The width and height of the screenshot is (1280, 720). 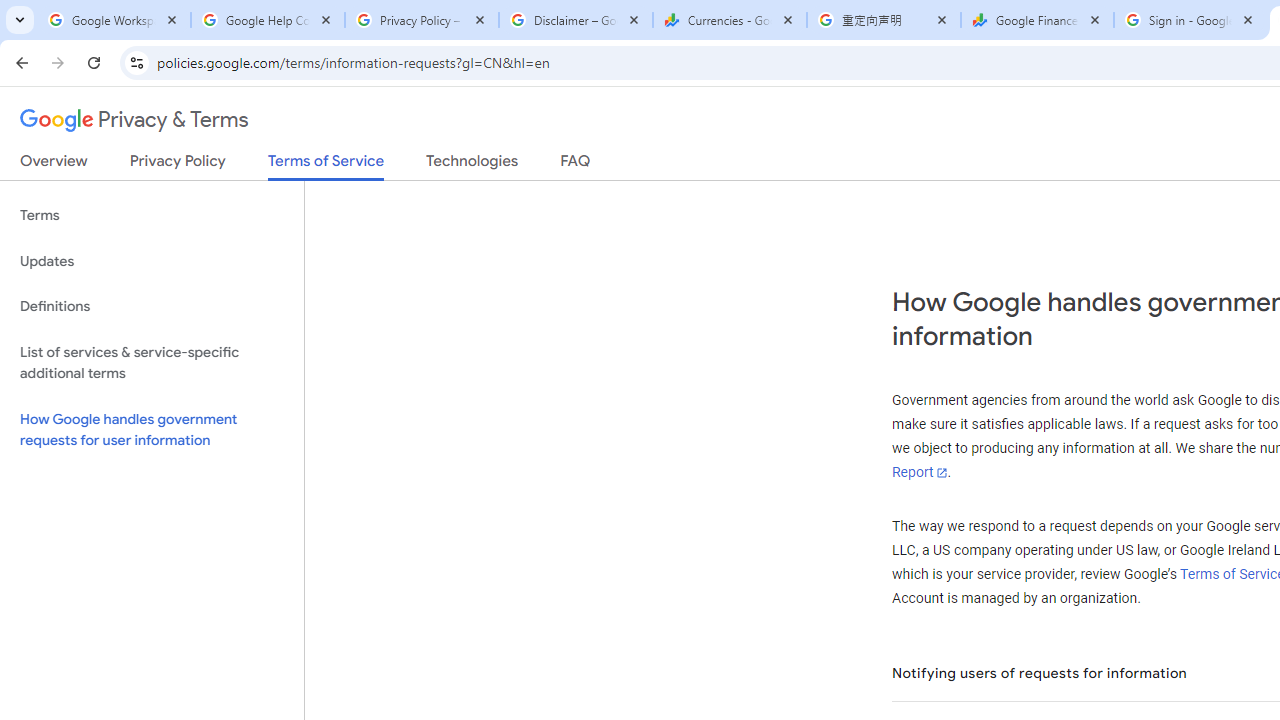 I want to click on 'Google Workspace Admin Community', so click(x=112, y=20).